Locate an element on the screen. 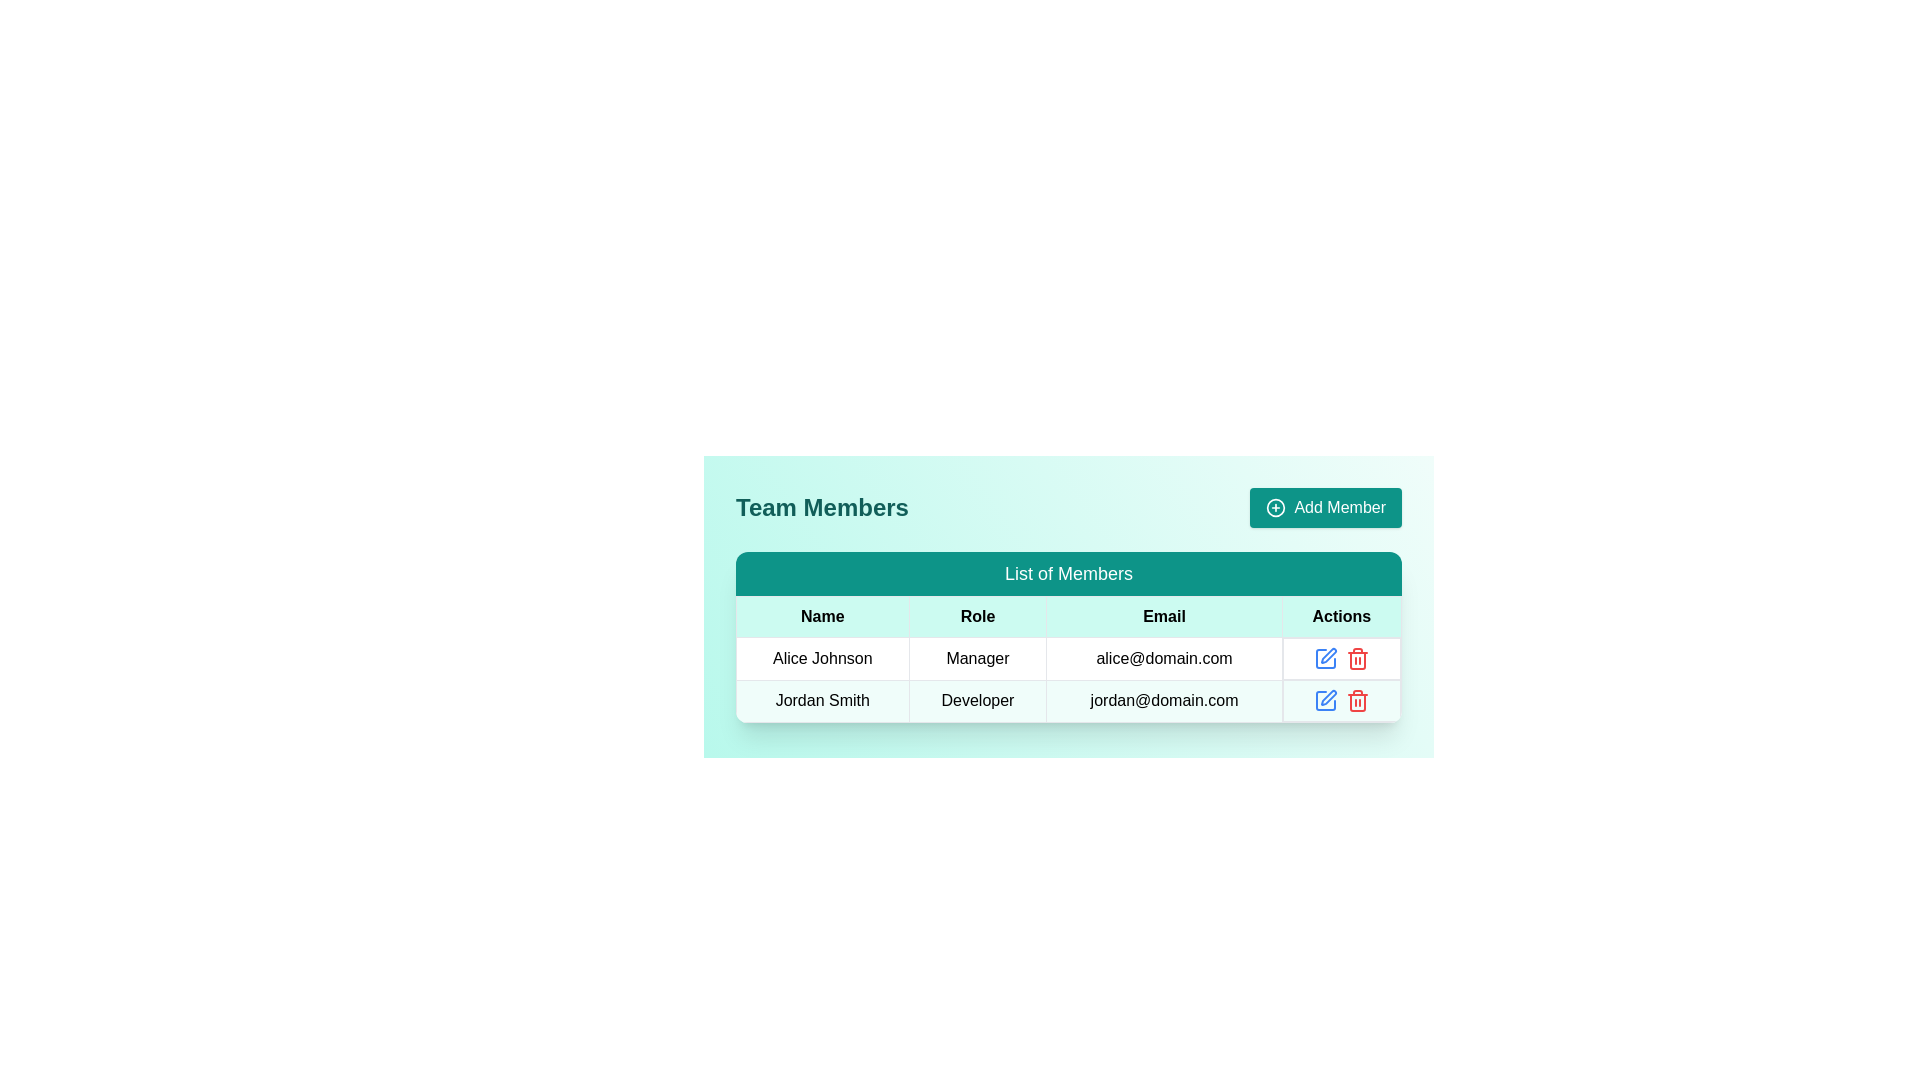 The width and height of the screenshot is (1920, 1080). text displayed in the email address cell 'jordan@domain.com', located in the third column of the second row of the 'Team Members' table is located at coordinates (1164, 700).